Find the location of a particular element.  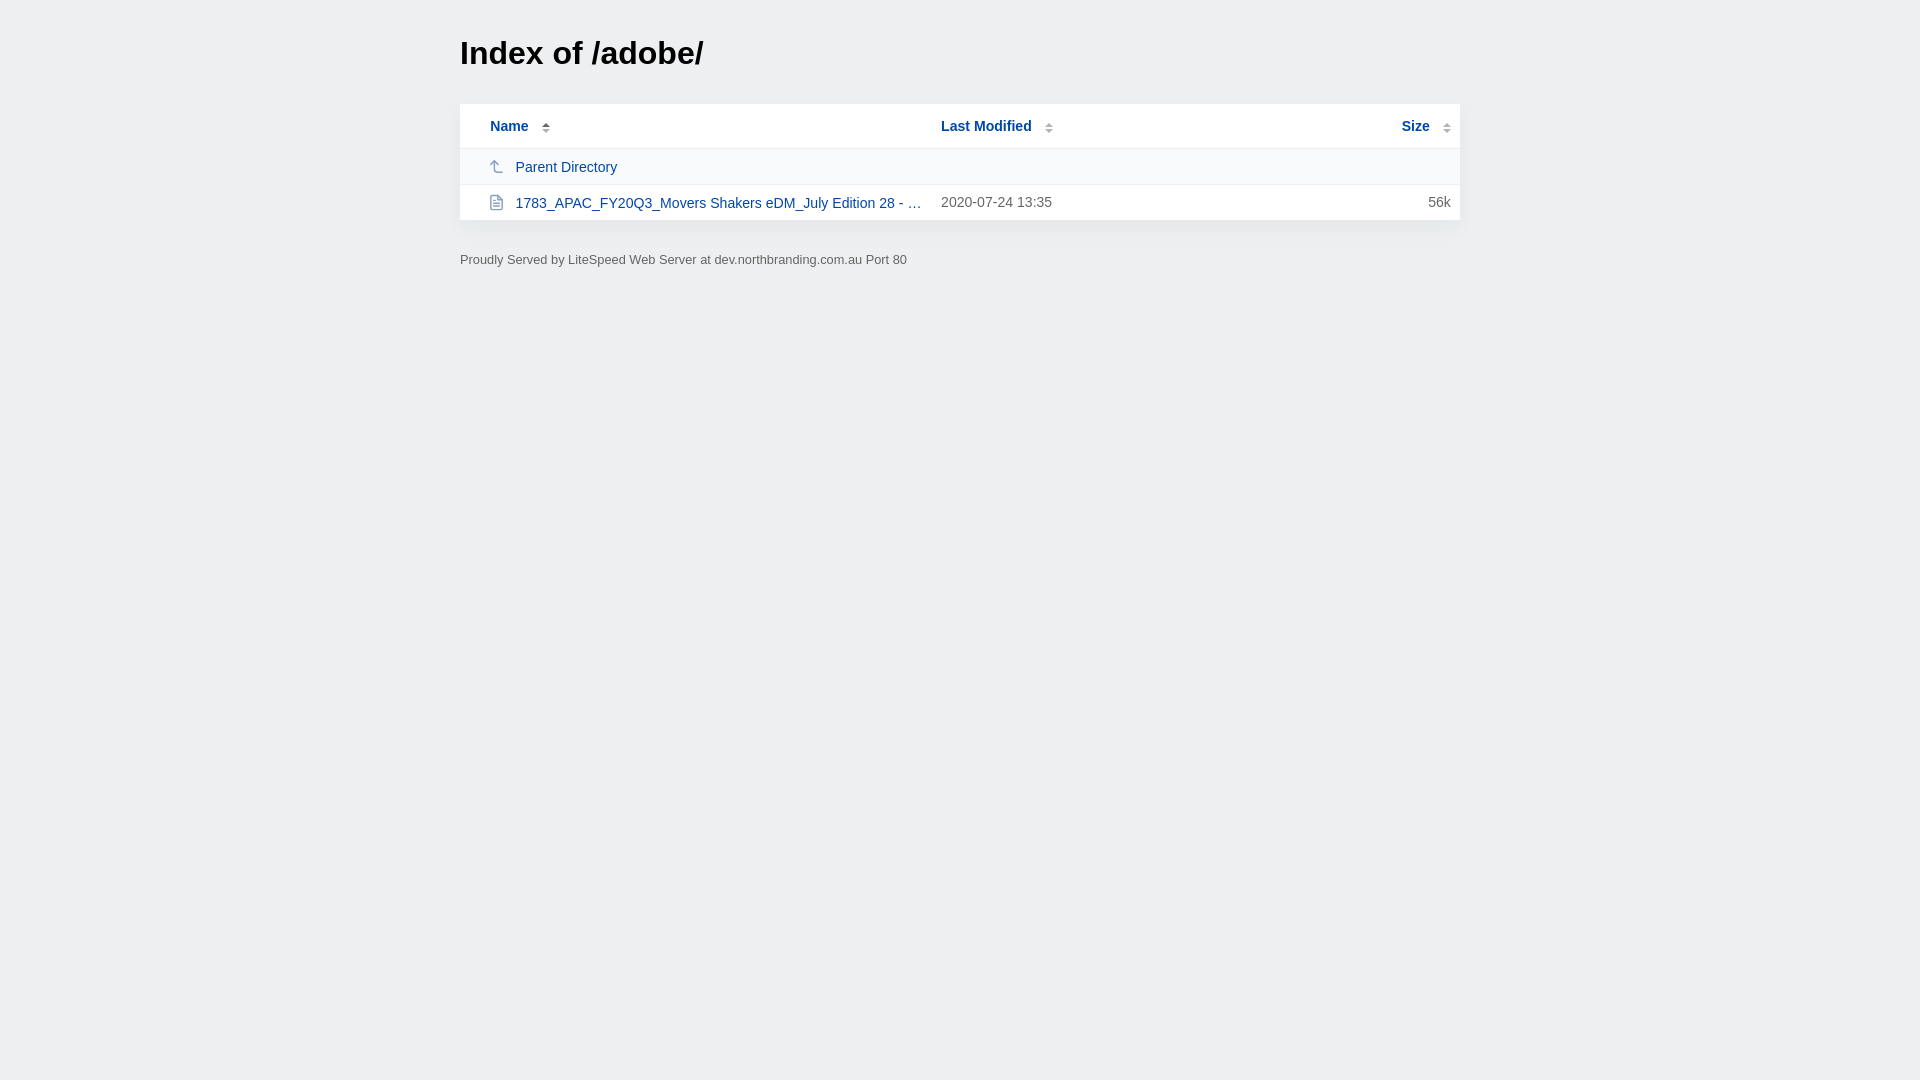

'Parent Directory' is located at coordinates (705, 165).